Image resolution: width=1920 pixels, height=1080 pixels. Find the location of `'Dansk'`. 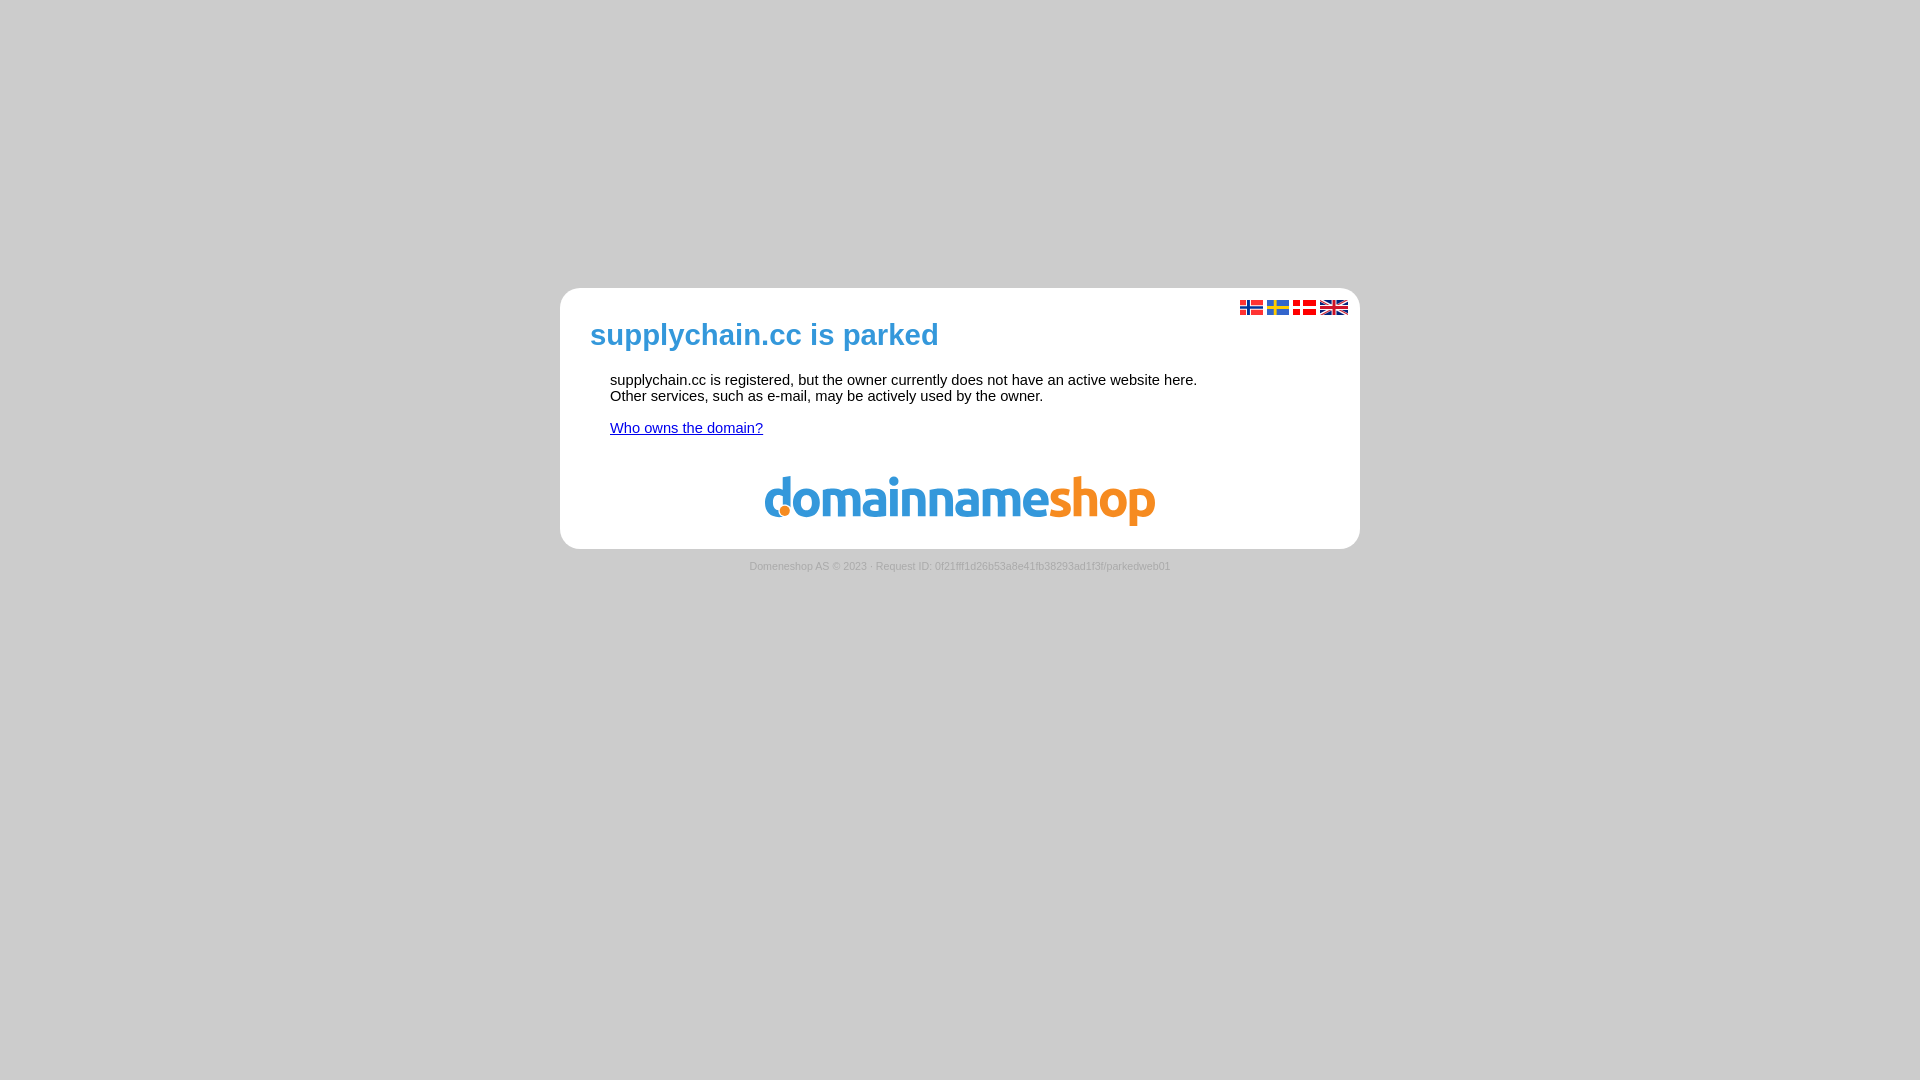

'Dansk' is located at coordinates (1292, 307).